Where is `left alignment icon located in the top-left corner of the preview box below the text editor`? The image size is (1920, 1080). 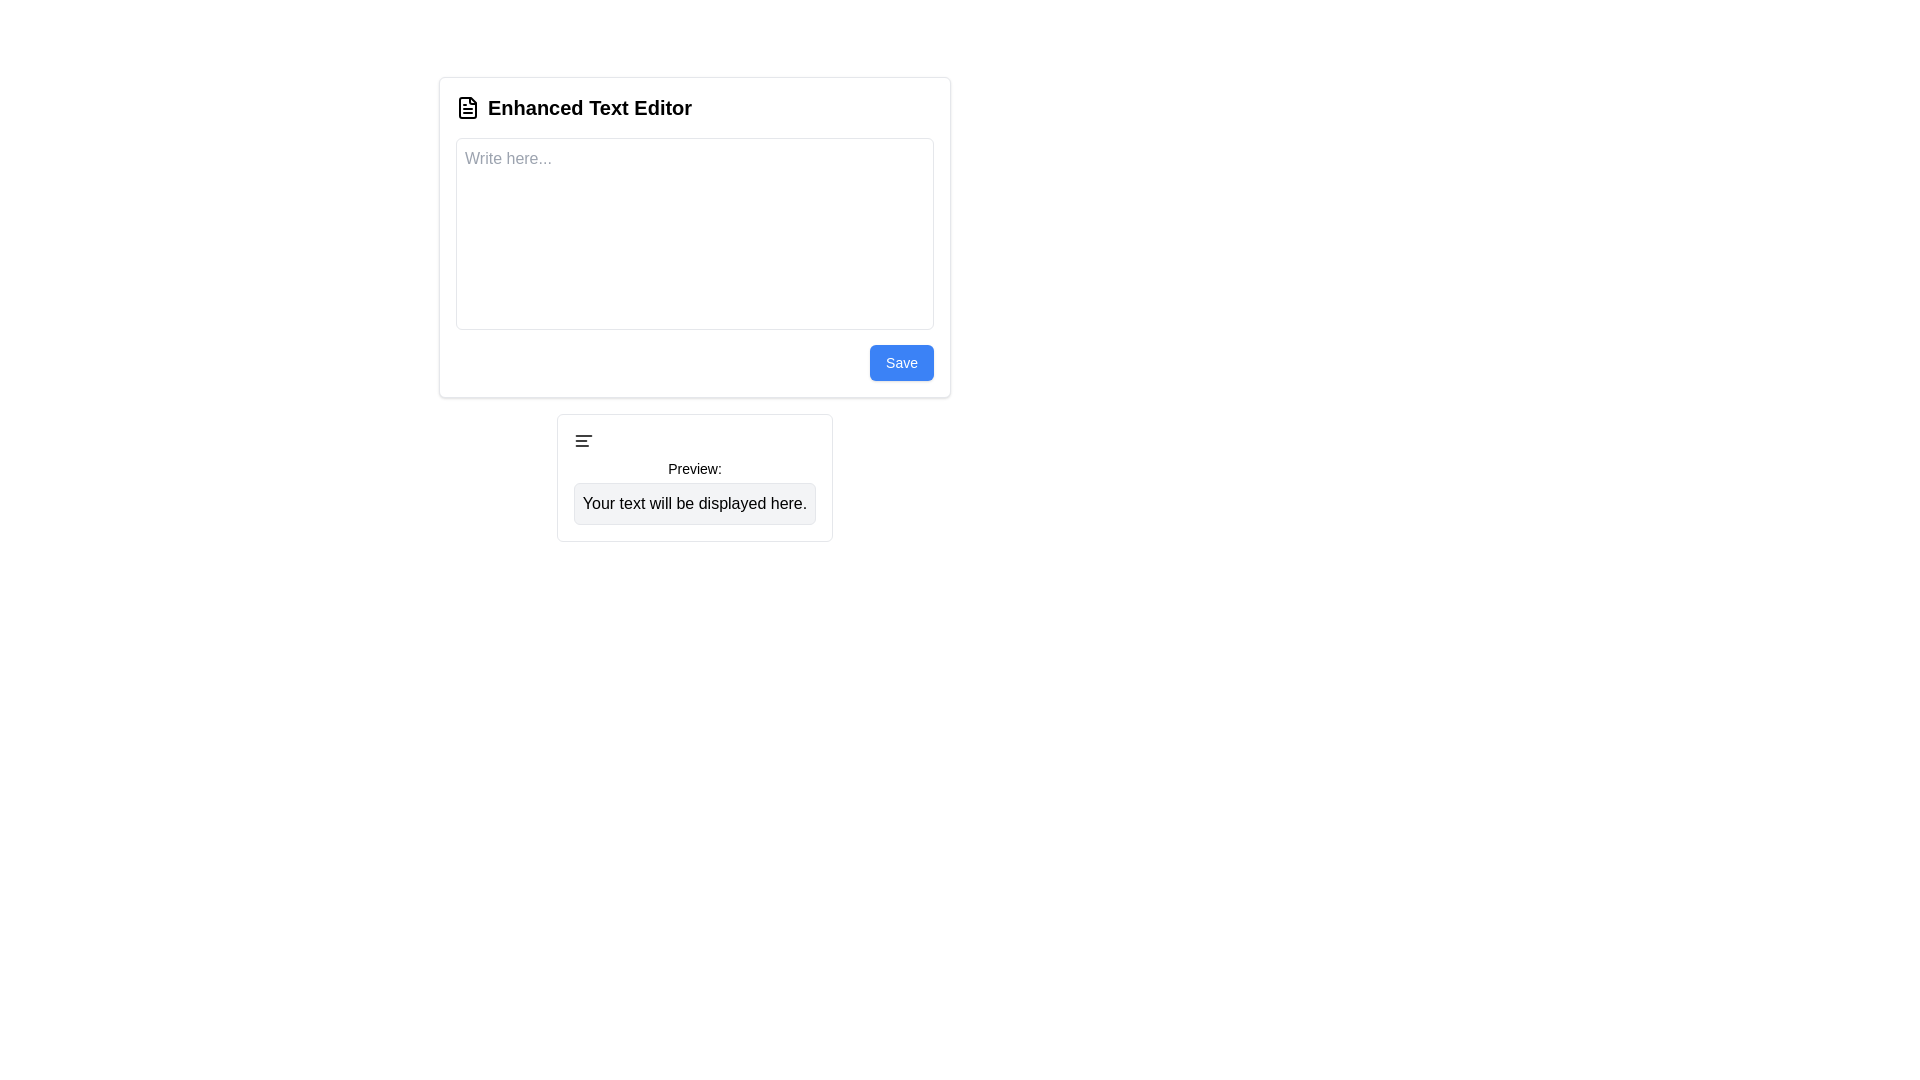 left alignment icon located in the top-left corner of the preview box below the text editor is located at coordinates (582, 439).